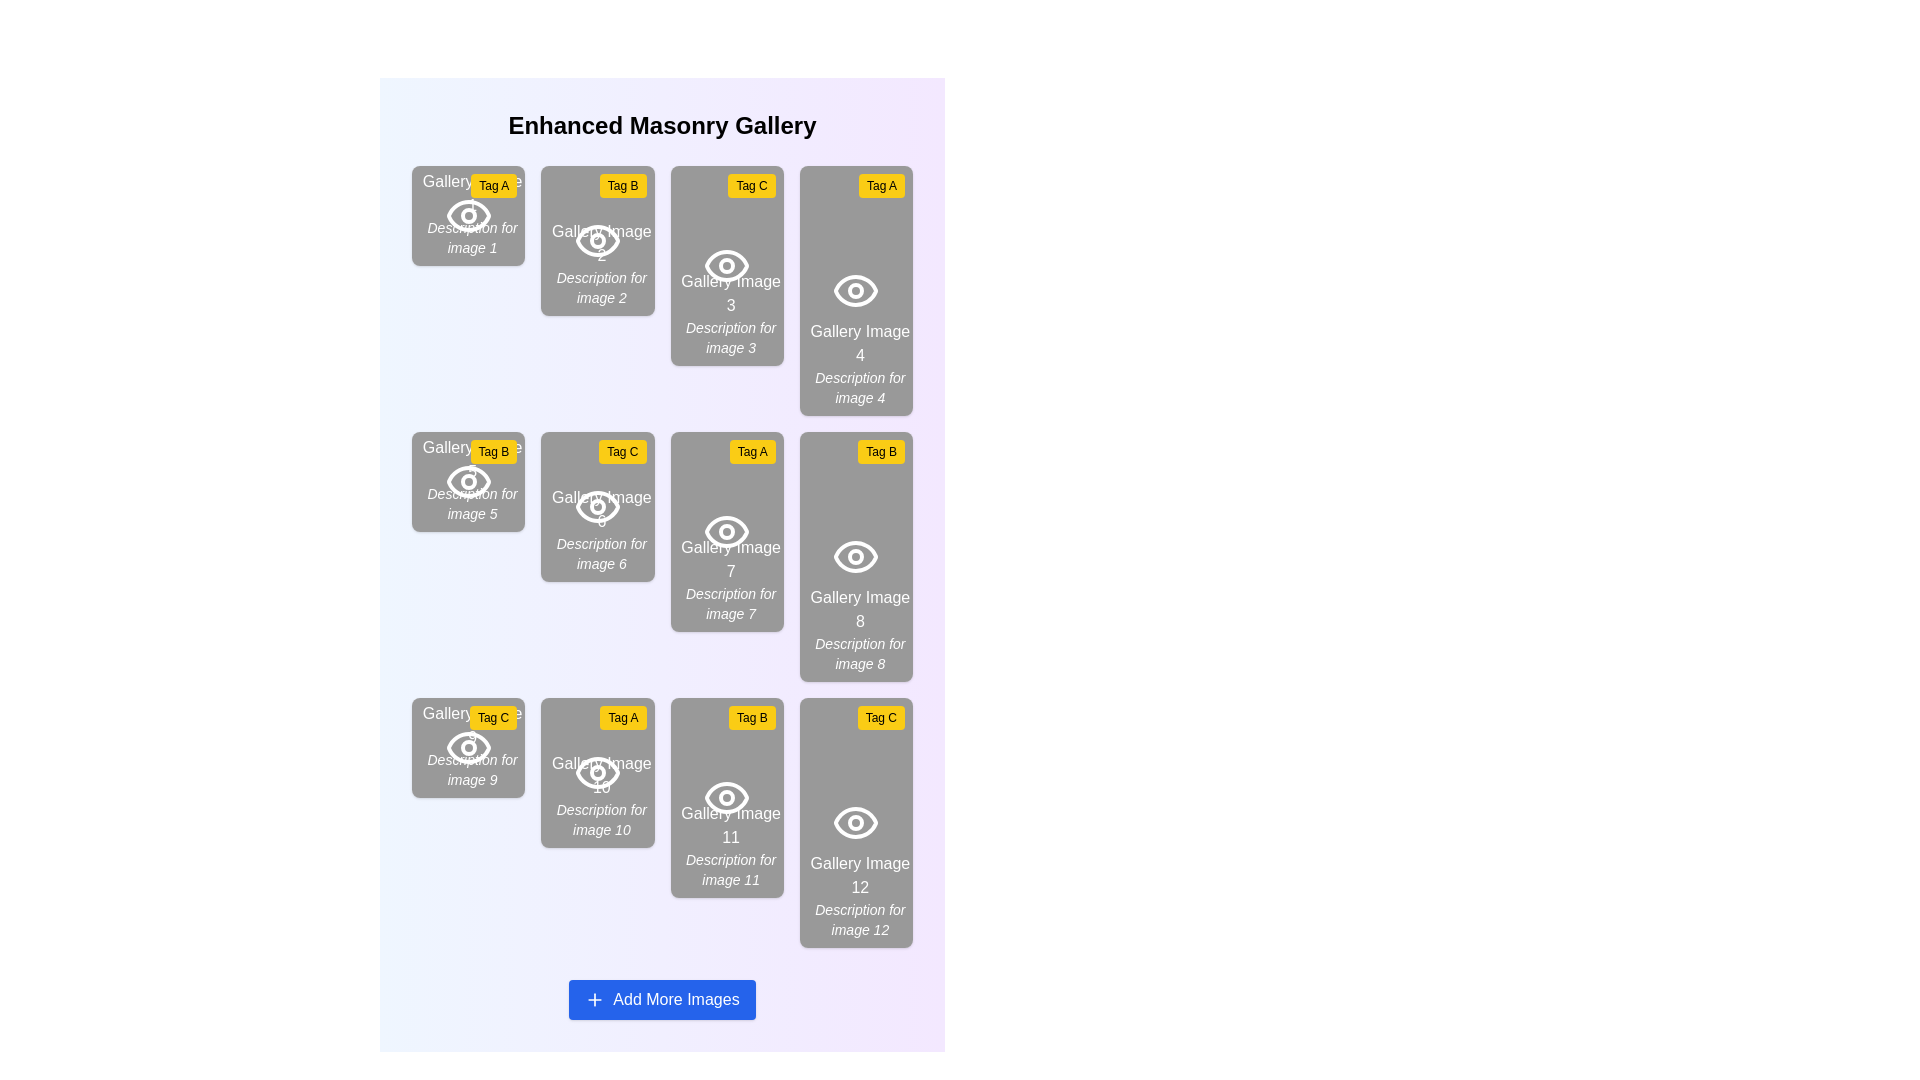 The width and height of the screenshot is (1920, 1080). What do you see at coordinates (467, 482) in the screenshot?
I see `the gallery card located in the second row, first column` at bounding box center [467, 482].